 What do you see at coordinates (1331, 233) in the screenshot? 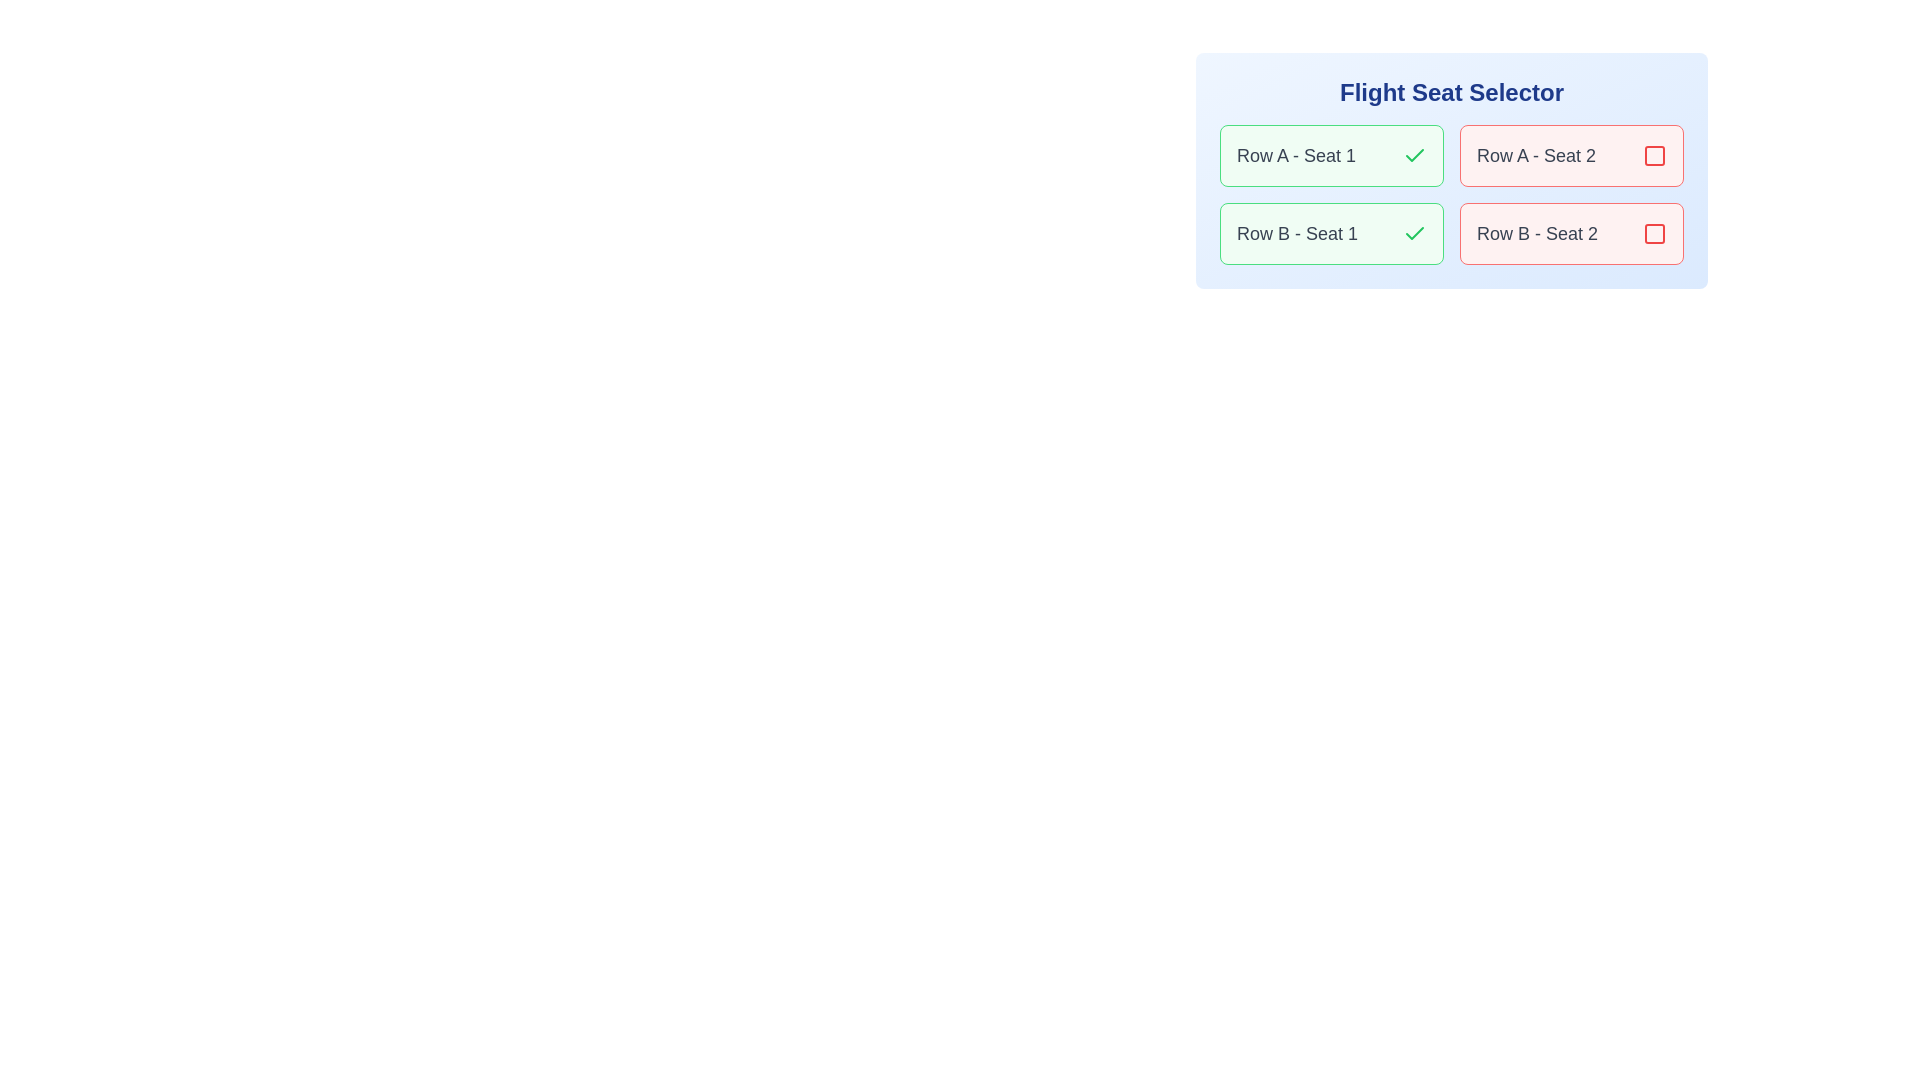
I see `the selected seat option button in the Flight Seat Selector grid, which indicates the availability and status of the seat and is visually styled` at bounding box center [1331, 233].